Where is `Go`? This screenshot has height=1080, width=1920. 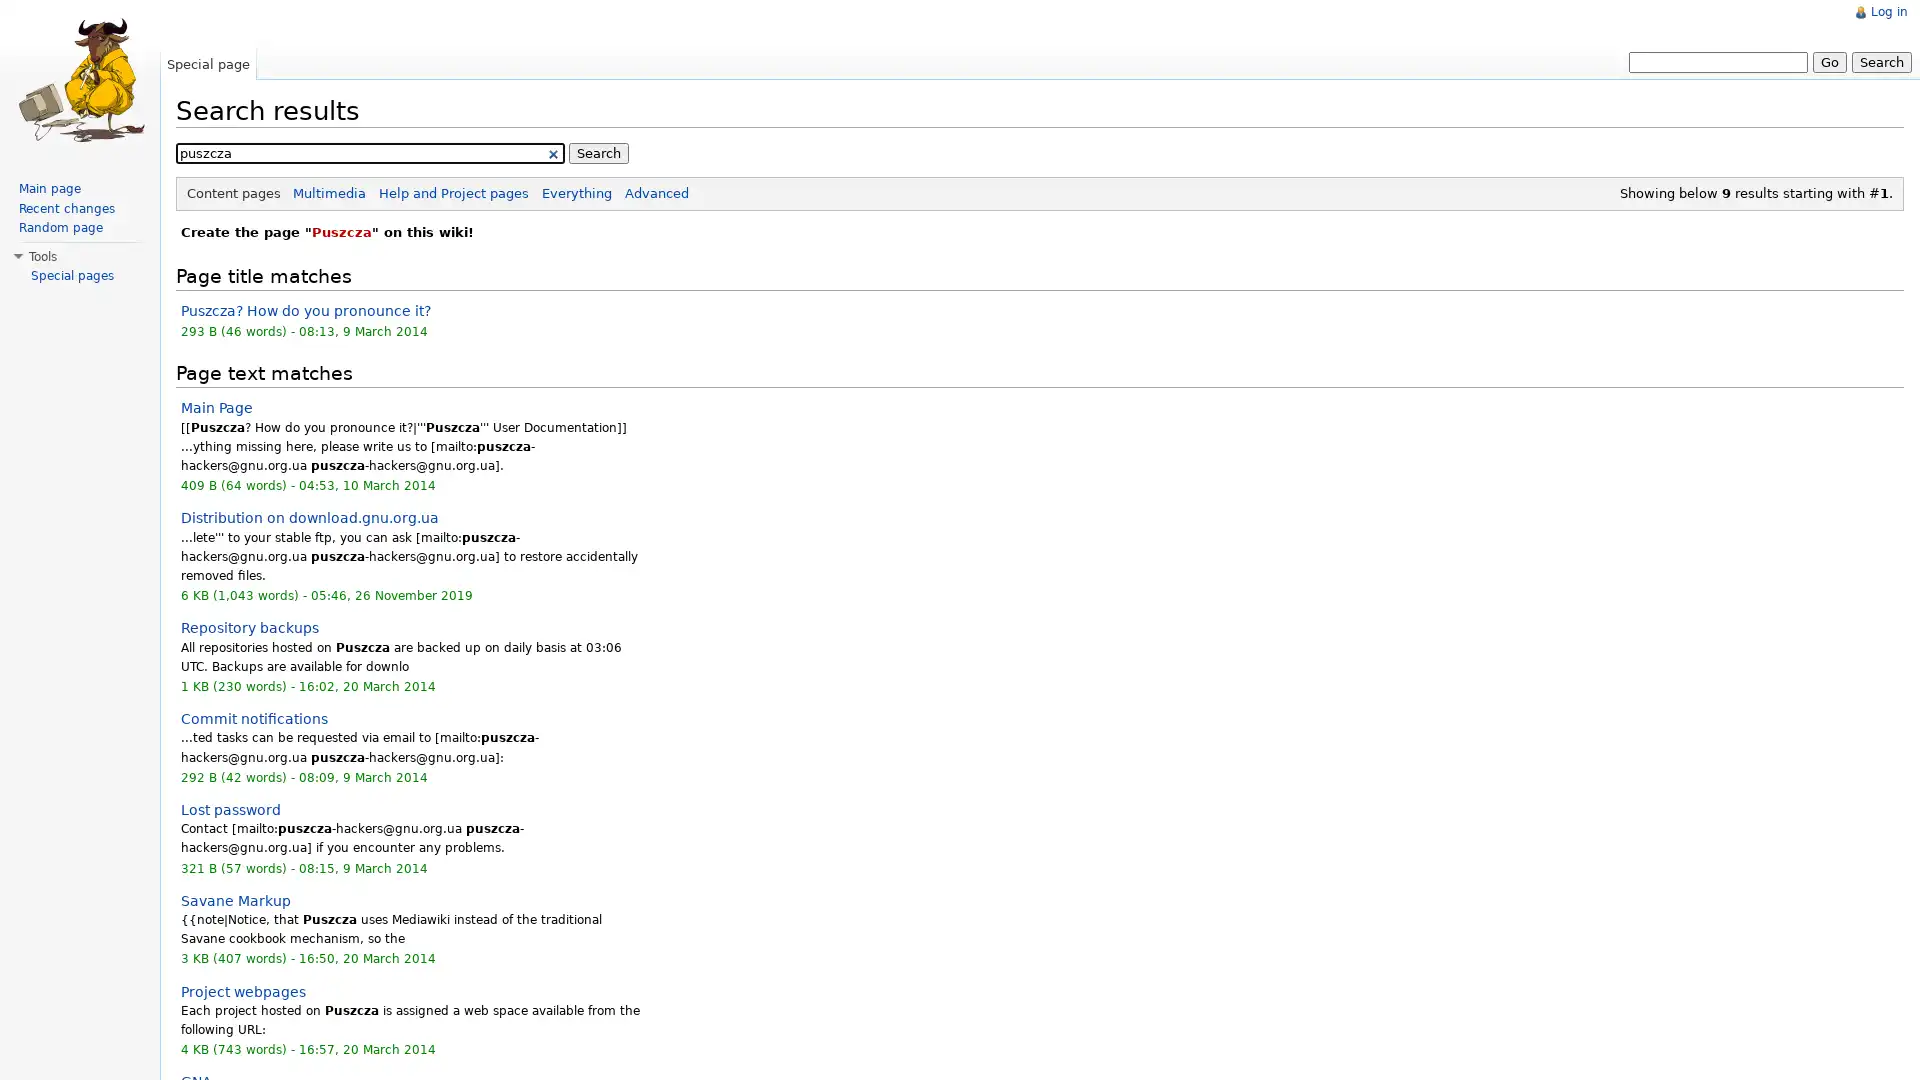
Go is located at coordinates (1829, 60).